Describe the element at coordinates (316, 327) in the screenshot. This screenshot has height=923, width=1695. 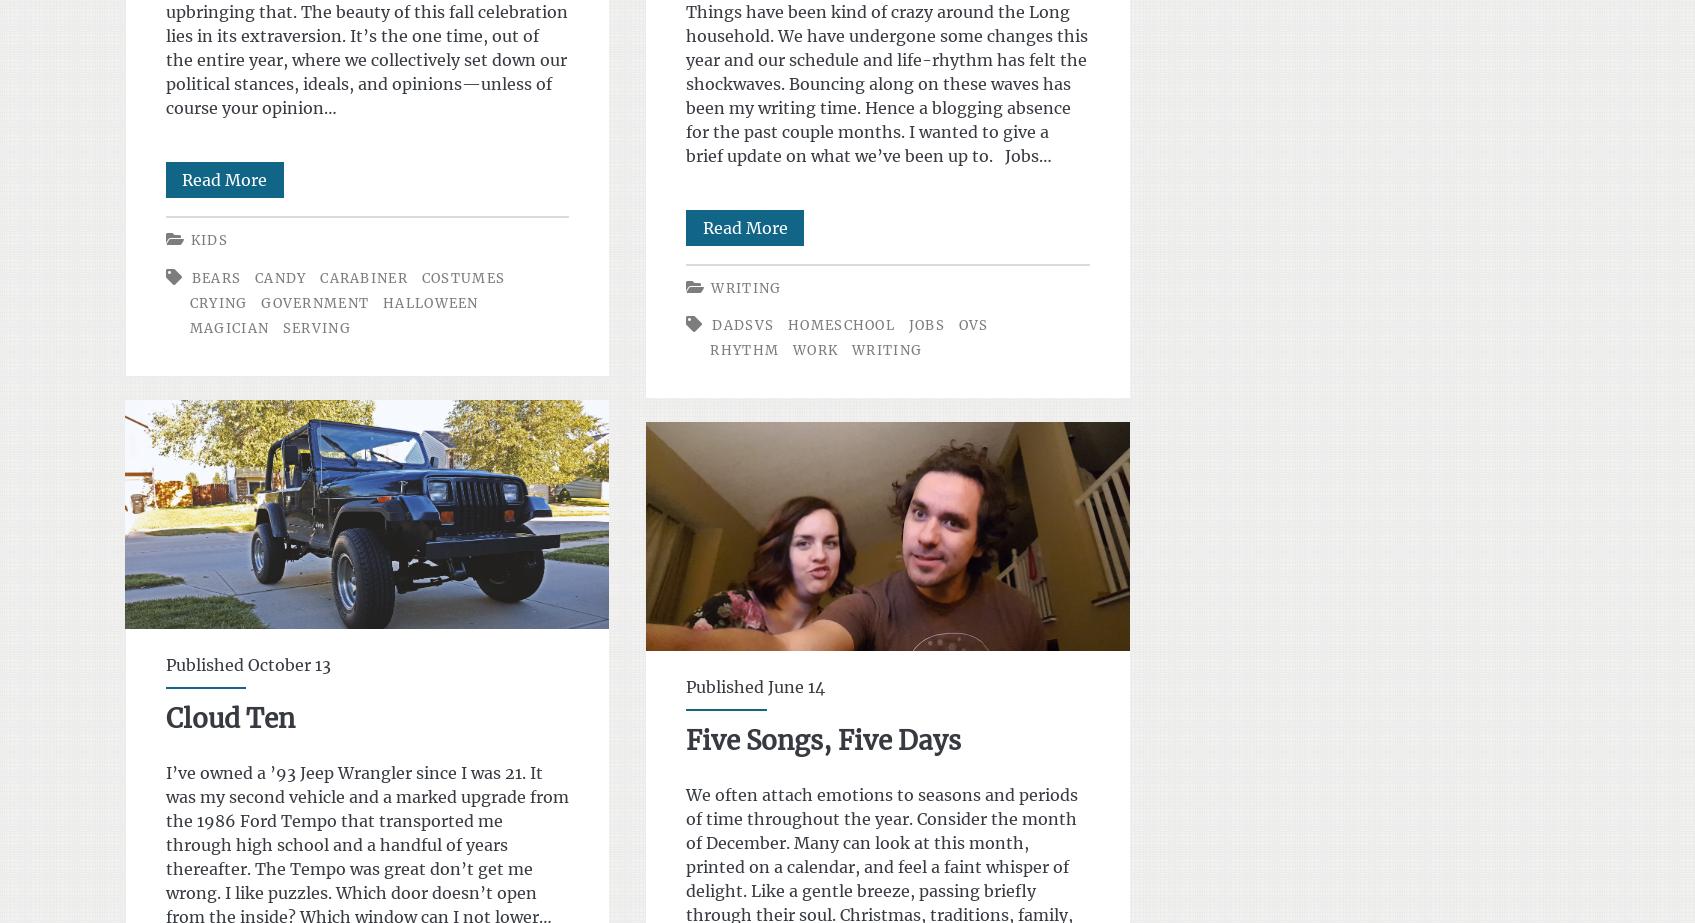
I see `'serving'` at that location.